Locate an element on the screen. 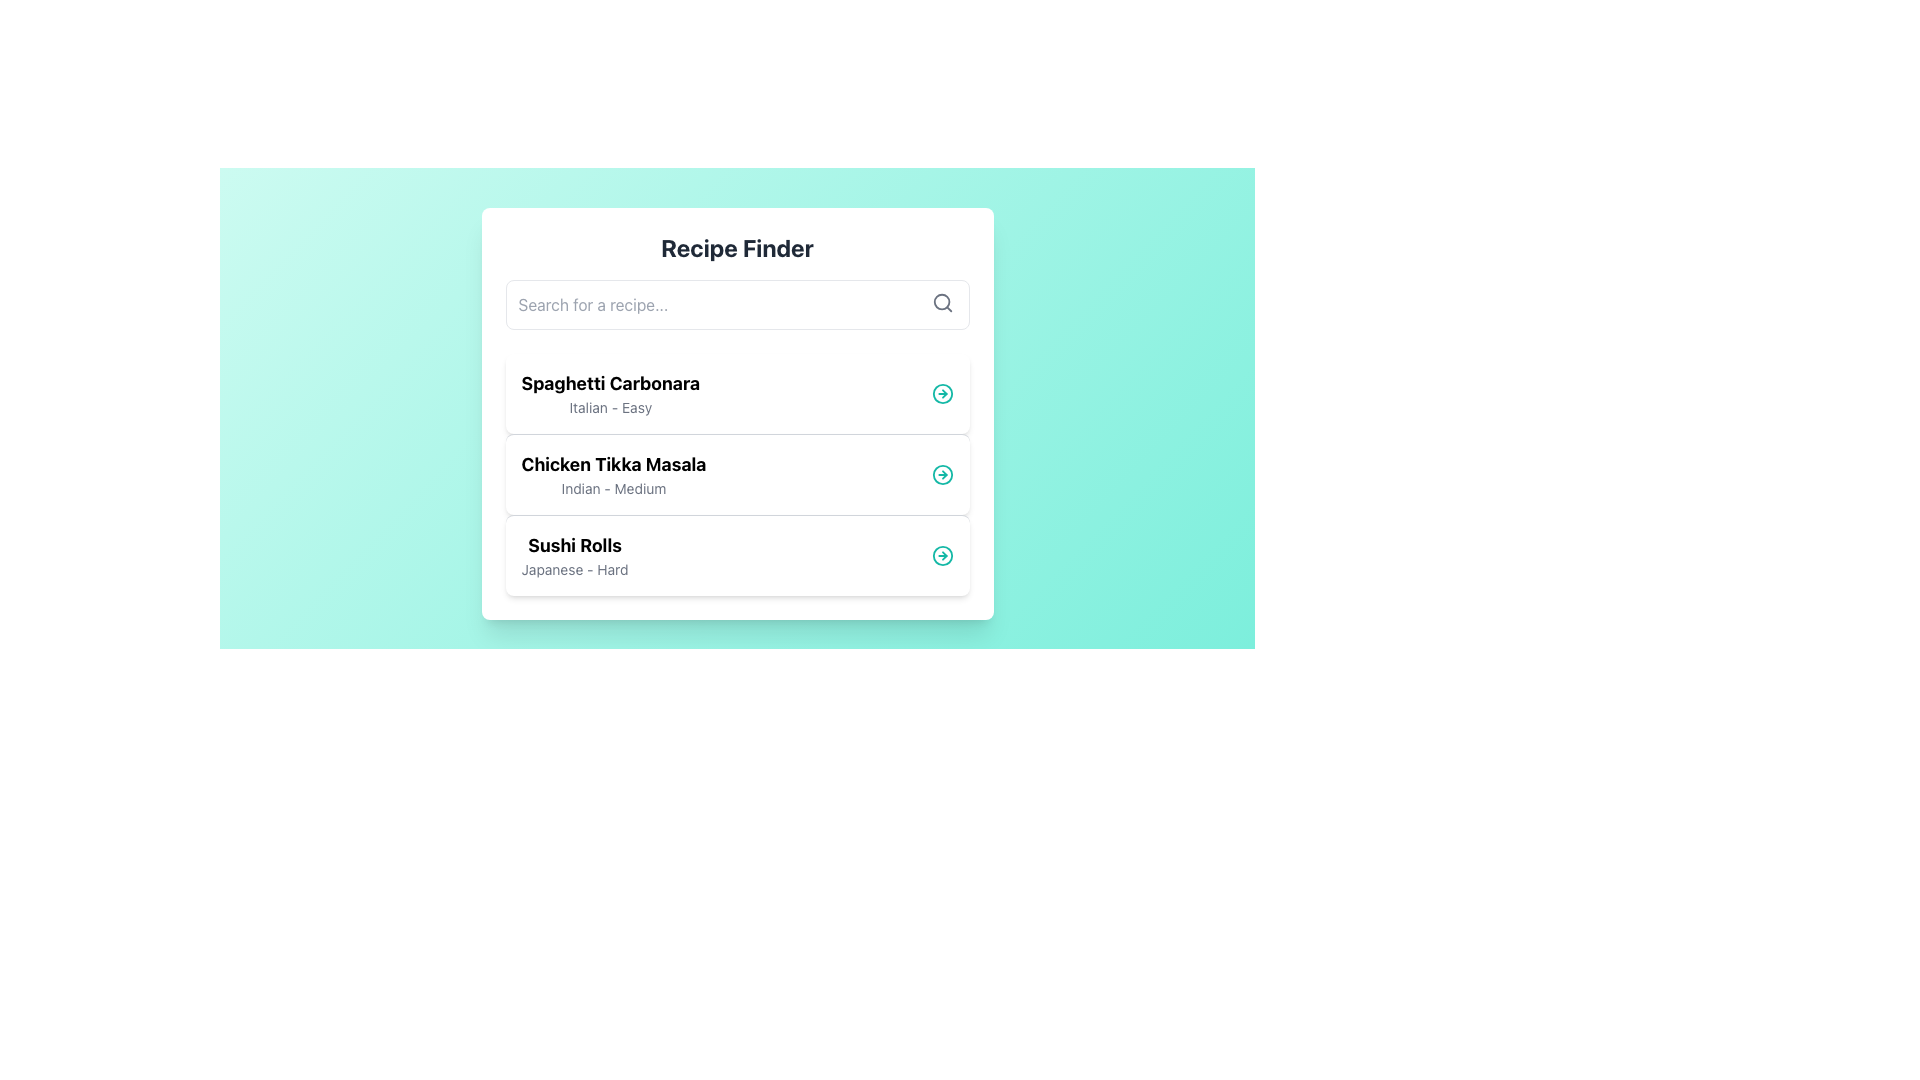 The width and height of the screenshot is (1920, 1080). the icon button associated with the 'Chicken Tikka Masala' list entry is located at coordinates (941, 474).